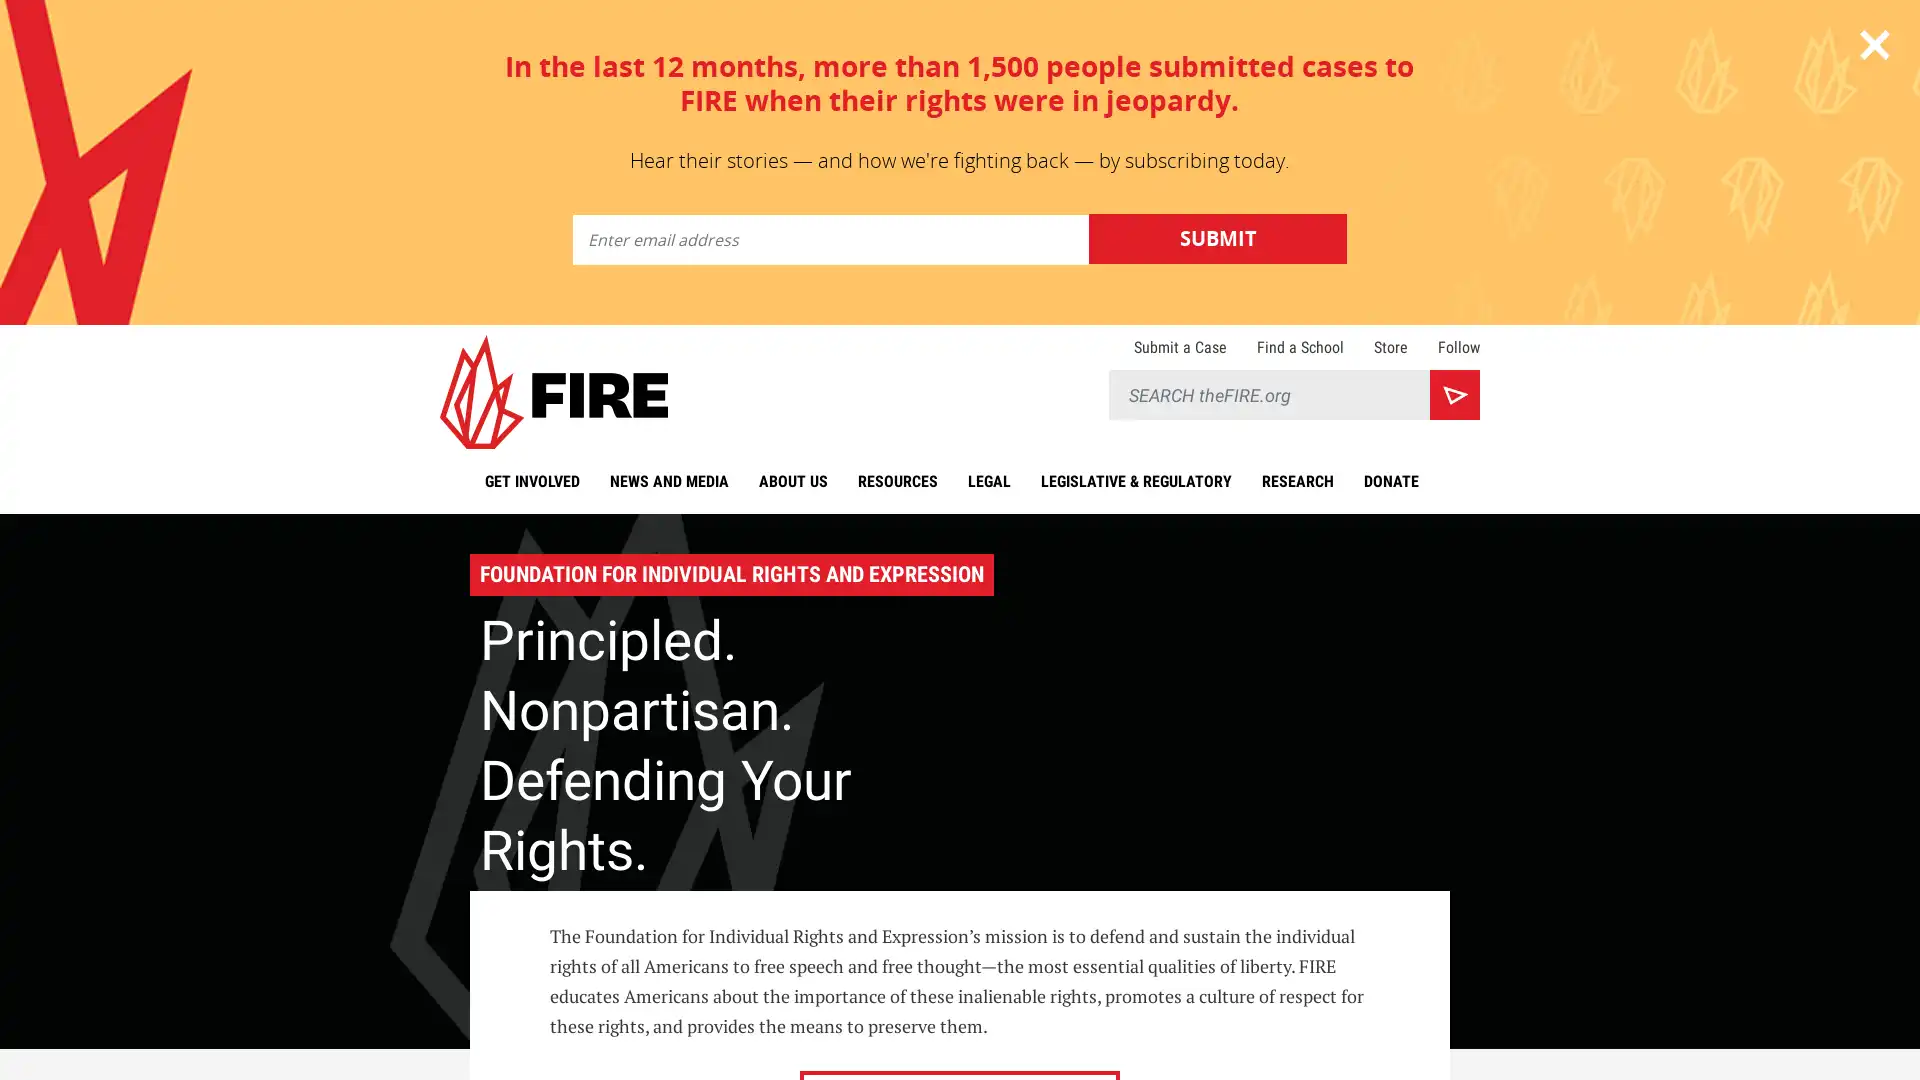 Image resolution: width=1920 pixels, height=1080 pixels. Describe the element at coordinates (1217, 238) in the screenshot. I see `Submit` at that location.